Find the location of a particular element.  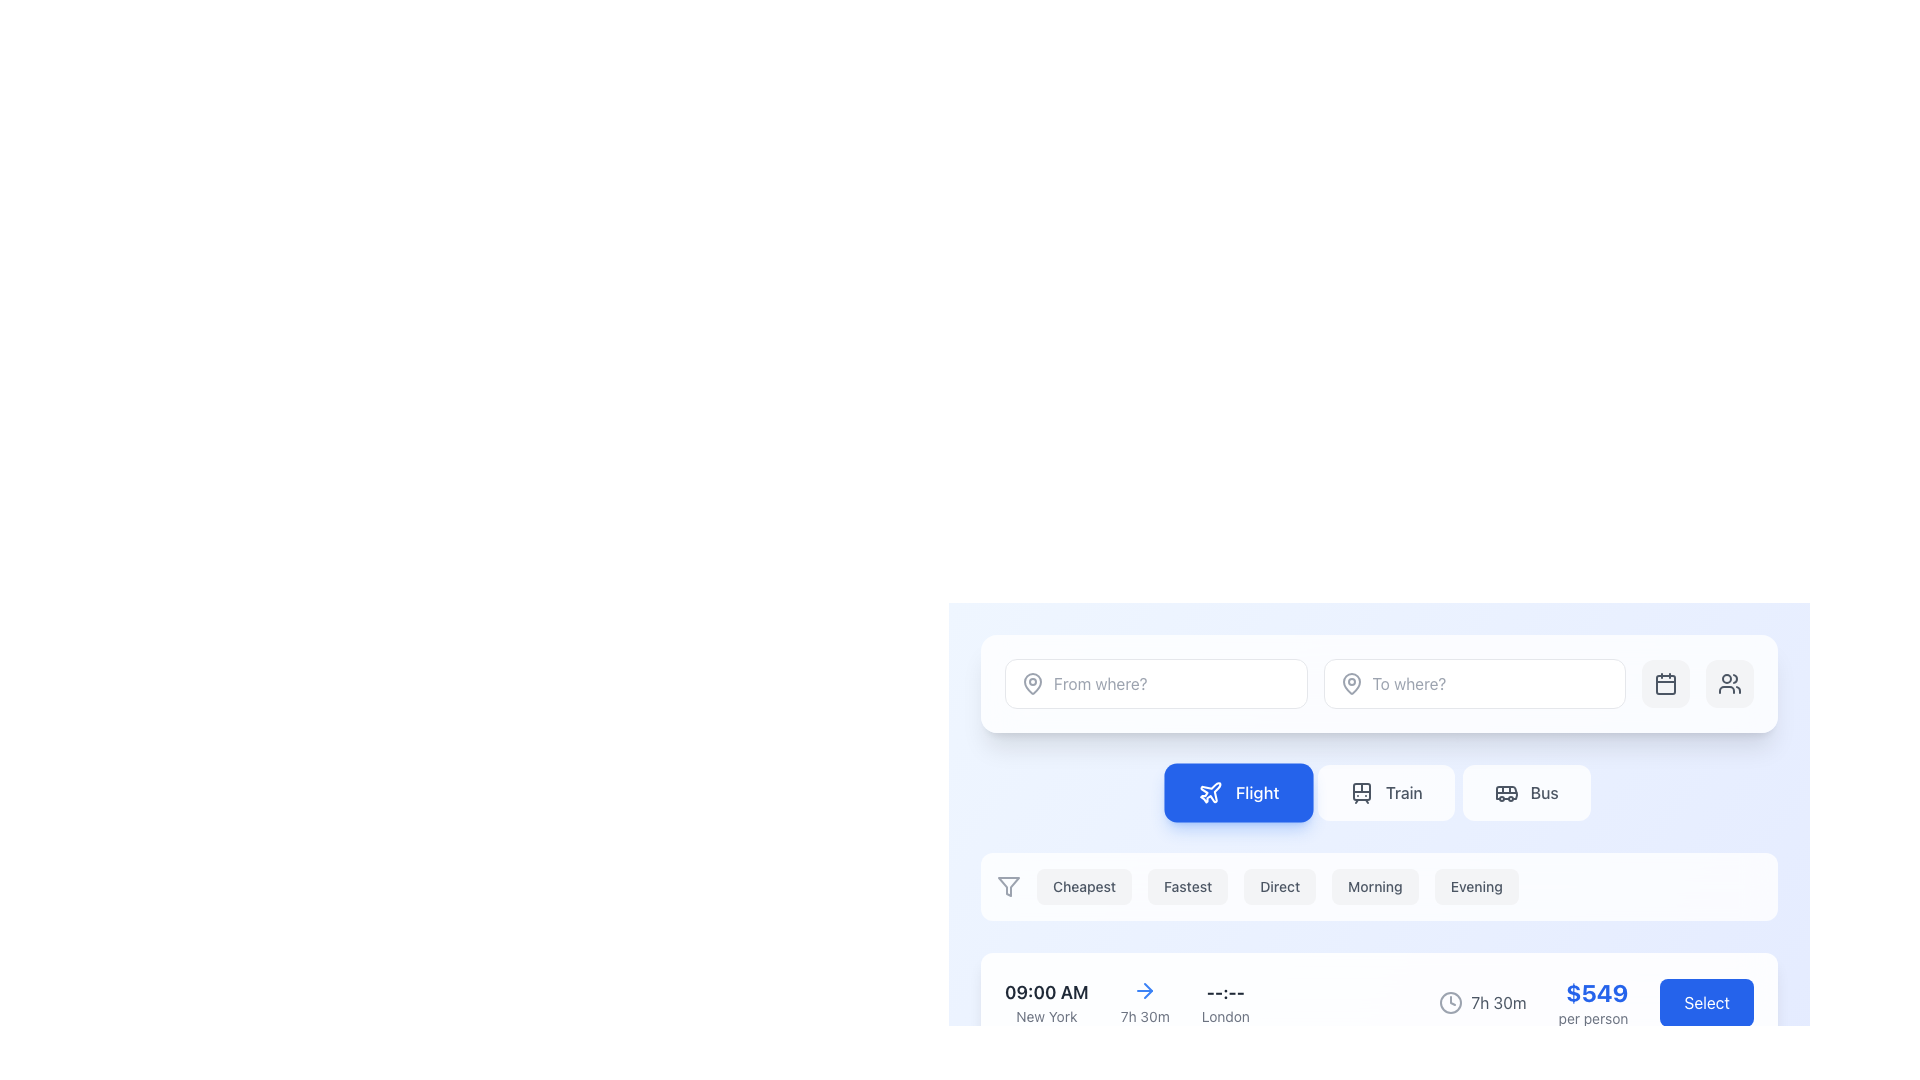

the flight option selection button located to the far right of the price details ('$549 per person') to observe its hover effect is located at coordinates (1706, 1002).